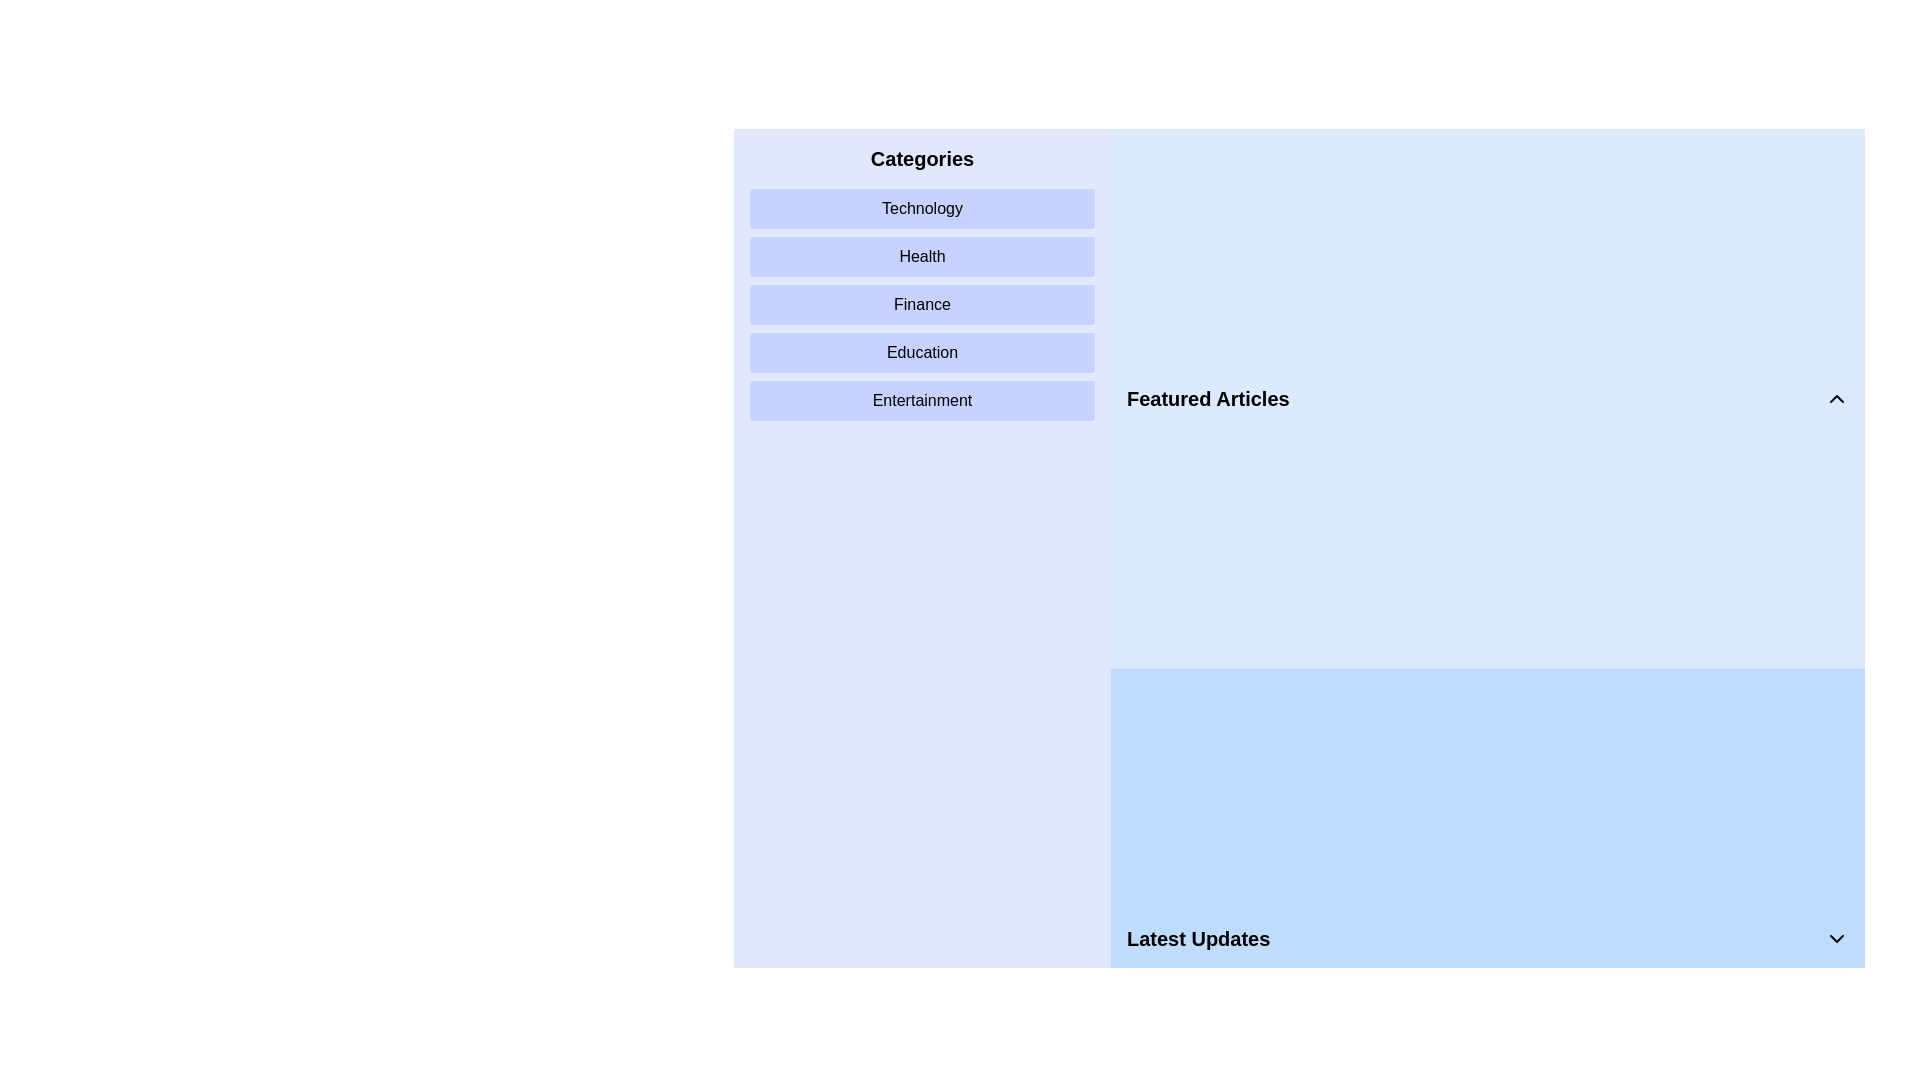  I want to click on the 'Entertainment' category selector button, which is the fifth button in a vertical stack under 'Categories', located directly below the 'Education' button, so click(921, 401).